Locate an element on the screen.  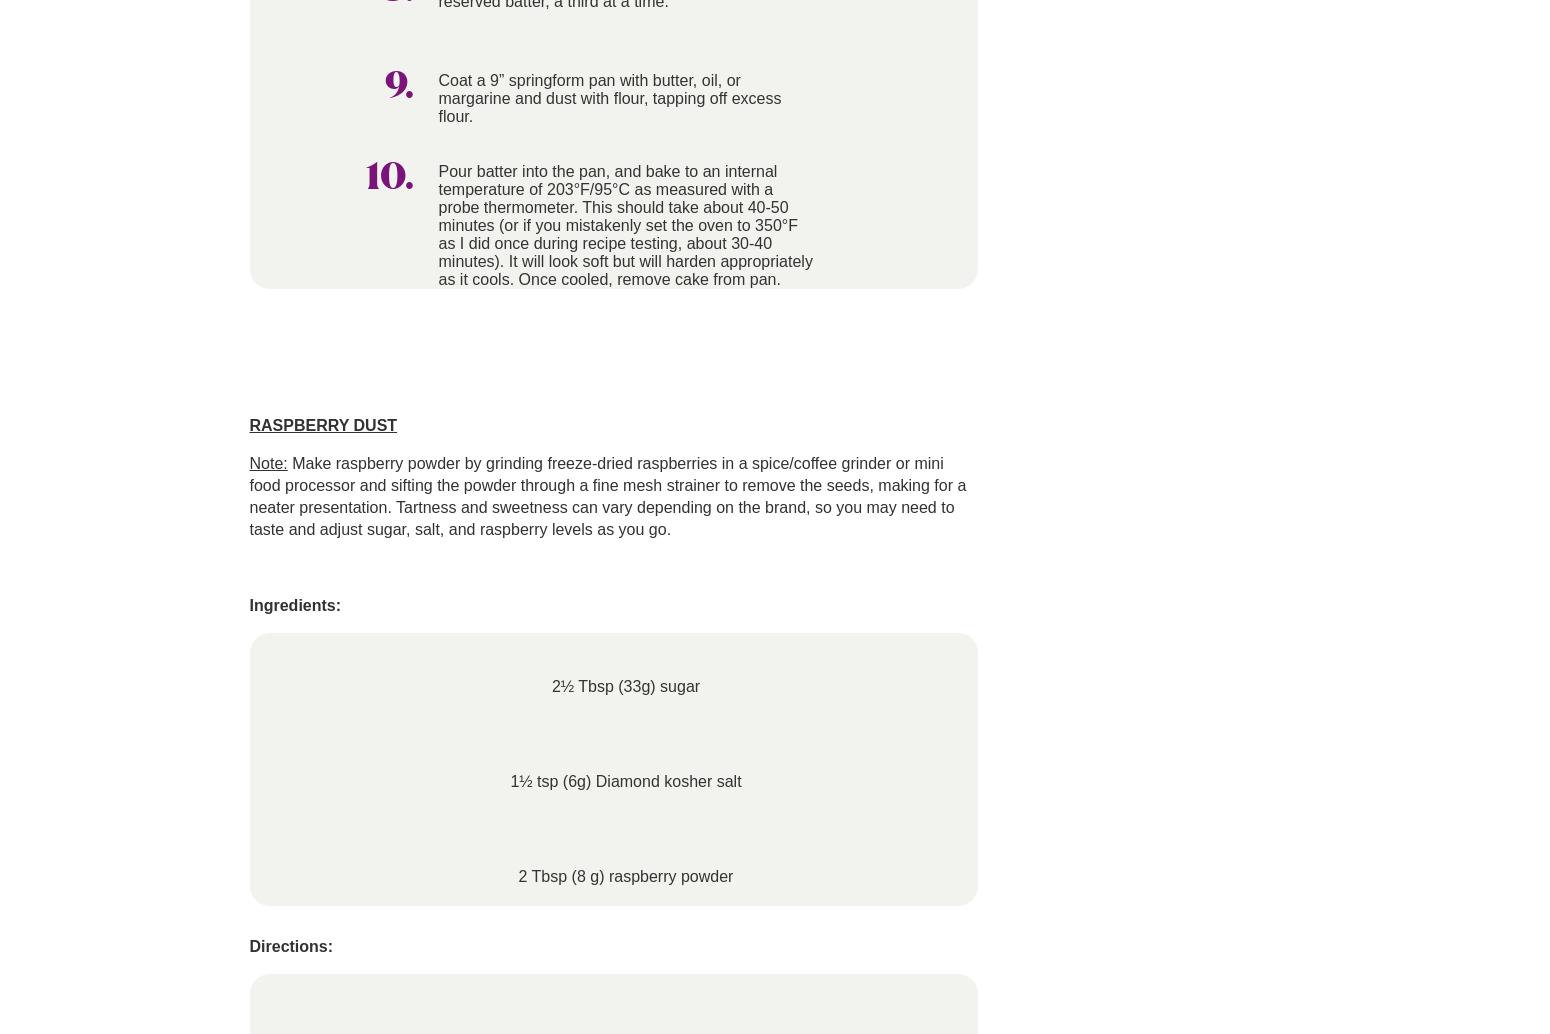
'1½ tsp (6g) Diamond kosher salt' is located at coordinates (624, 780).